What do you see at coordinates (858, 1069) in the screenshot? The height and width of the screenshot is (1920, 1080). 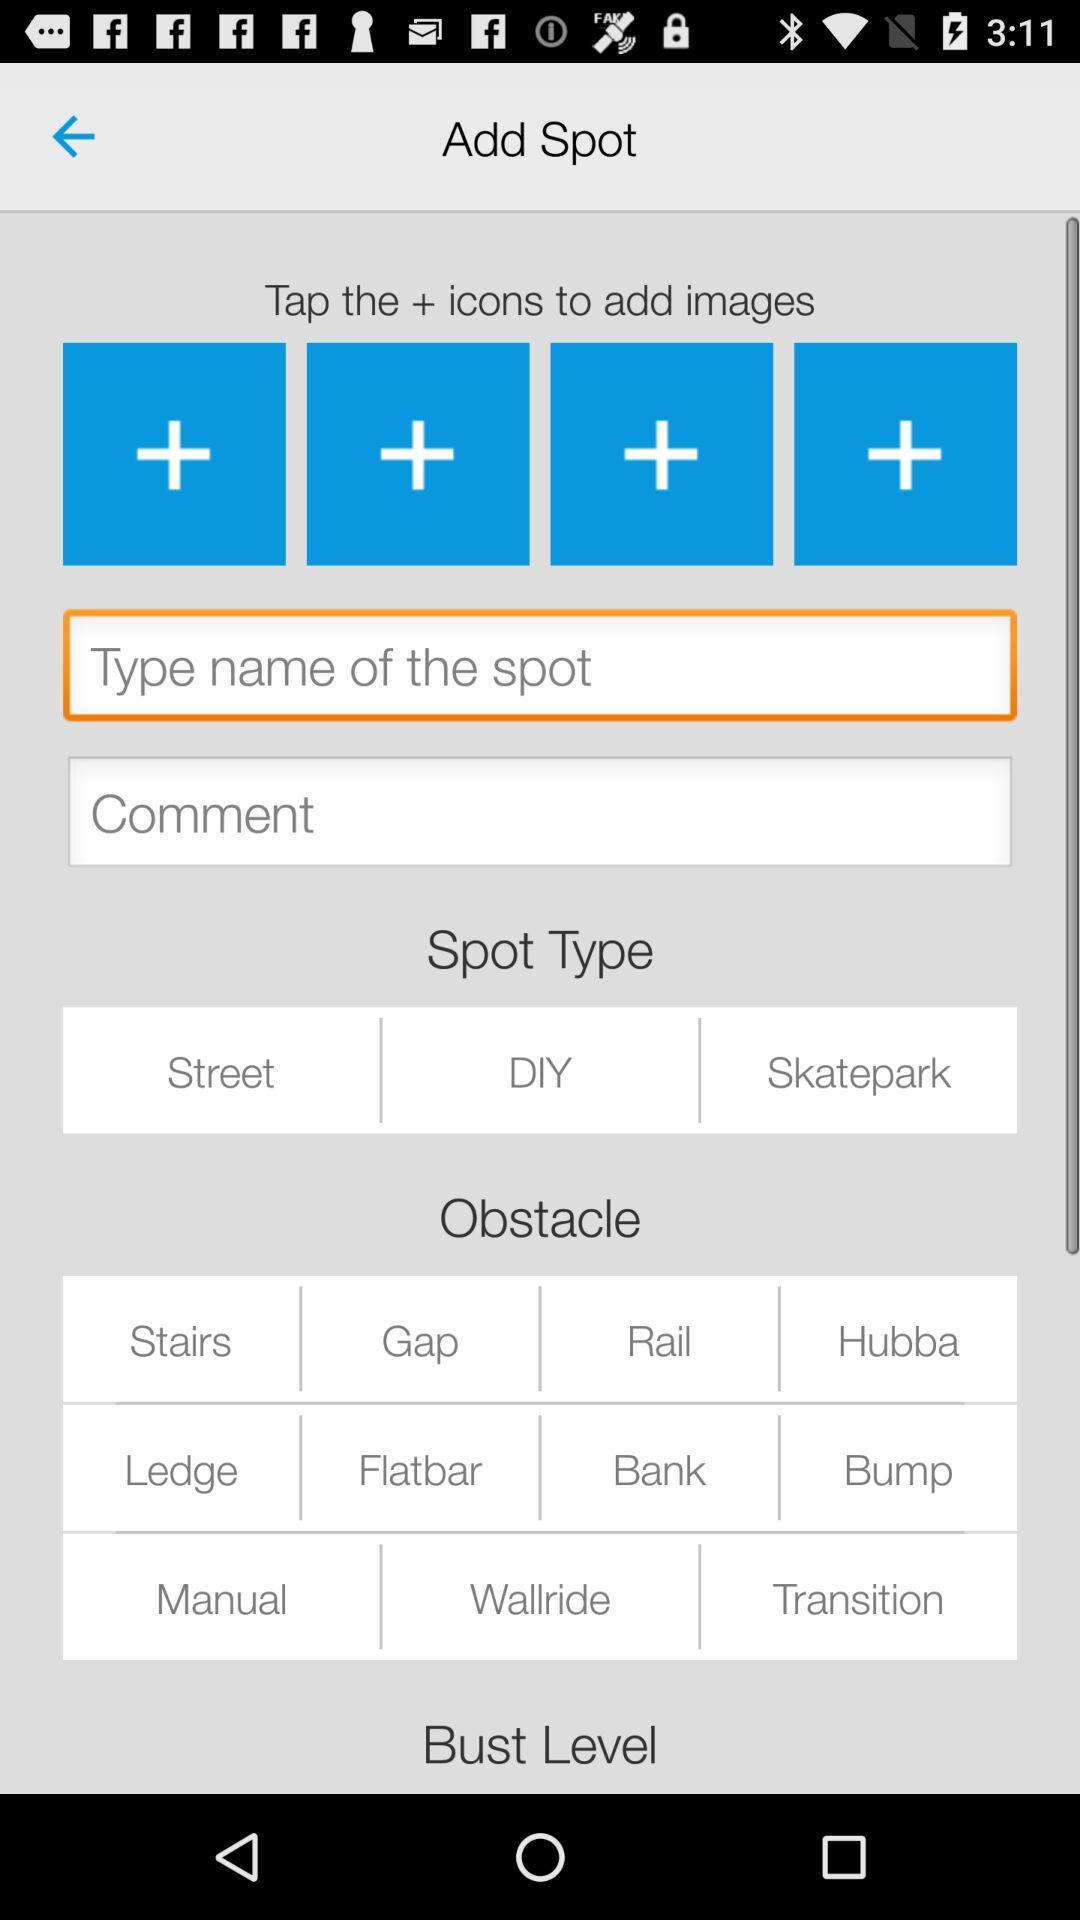 I see `icon above the rail` at bounding box center [858, 1069].